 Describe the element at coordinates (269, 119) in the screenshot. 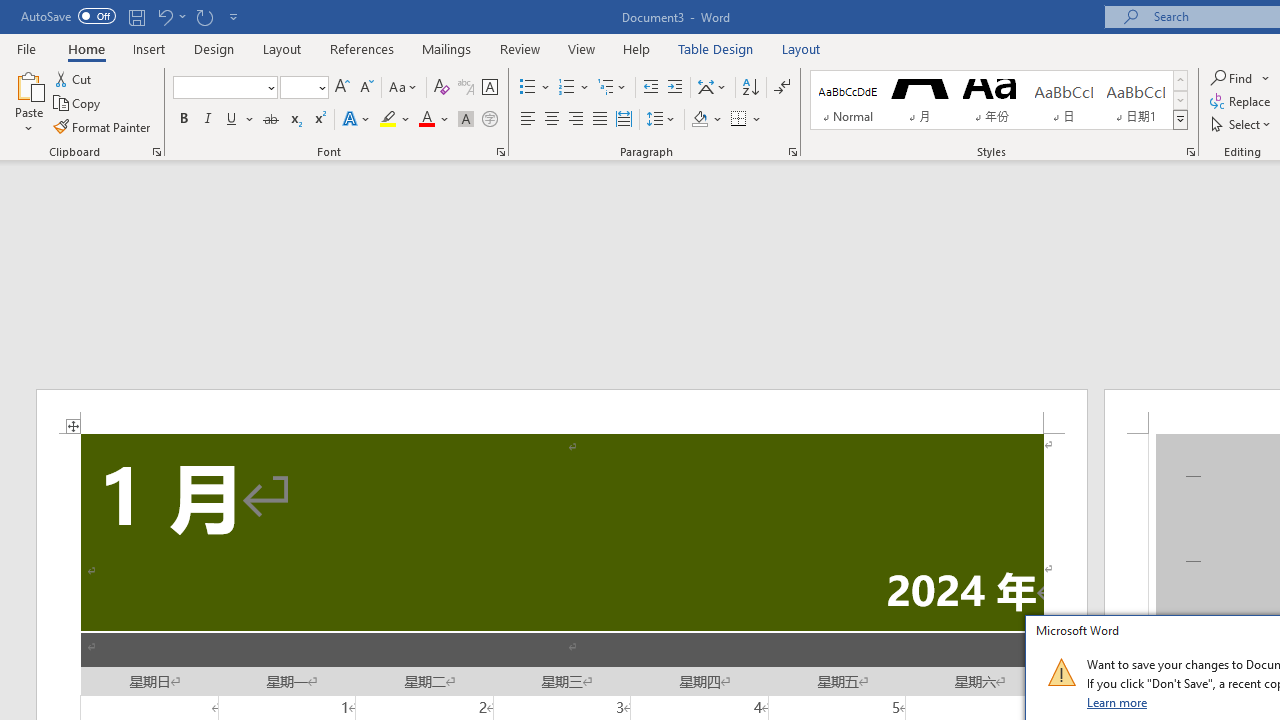

I see `'Strikethrough'` at that location.